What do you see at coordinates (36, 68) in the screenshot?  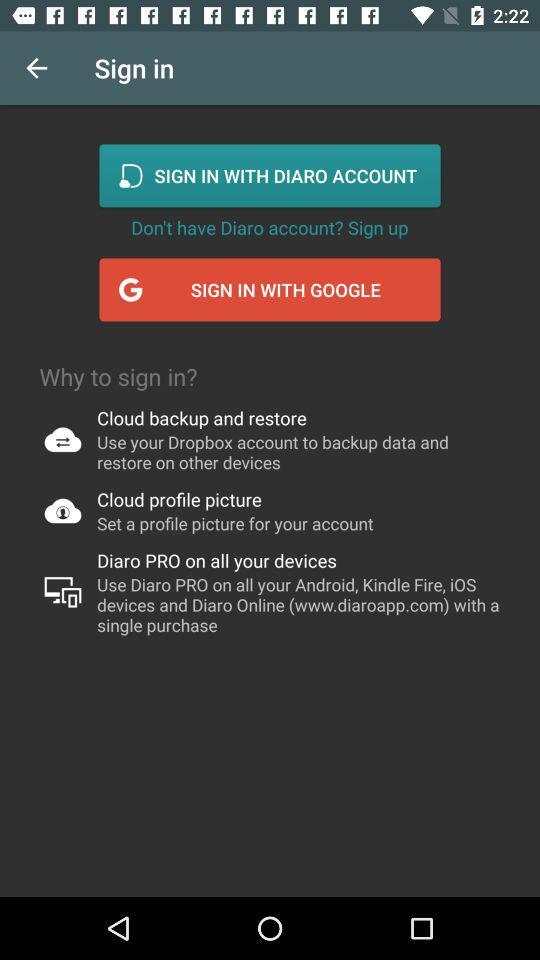 I see `item above the why to sign icon` at bounding box center [36, 68].